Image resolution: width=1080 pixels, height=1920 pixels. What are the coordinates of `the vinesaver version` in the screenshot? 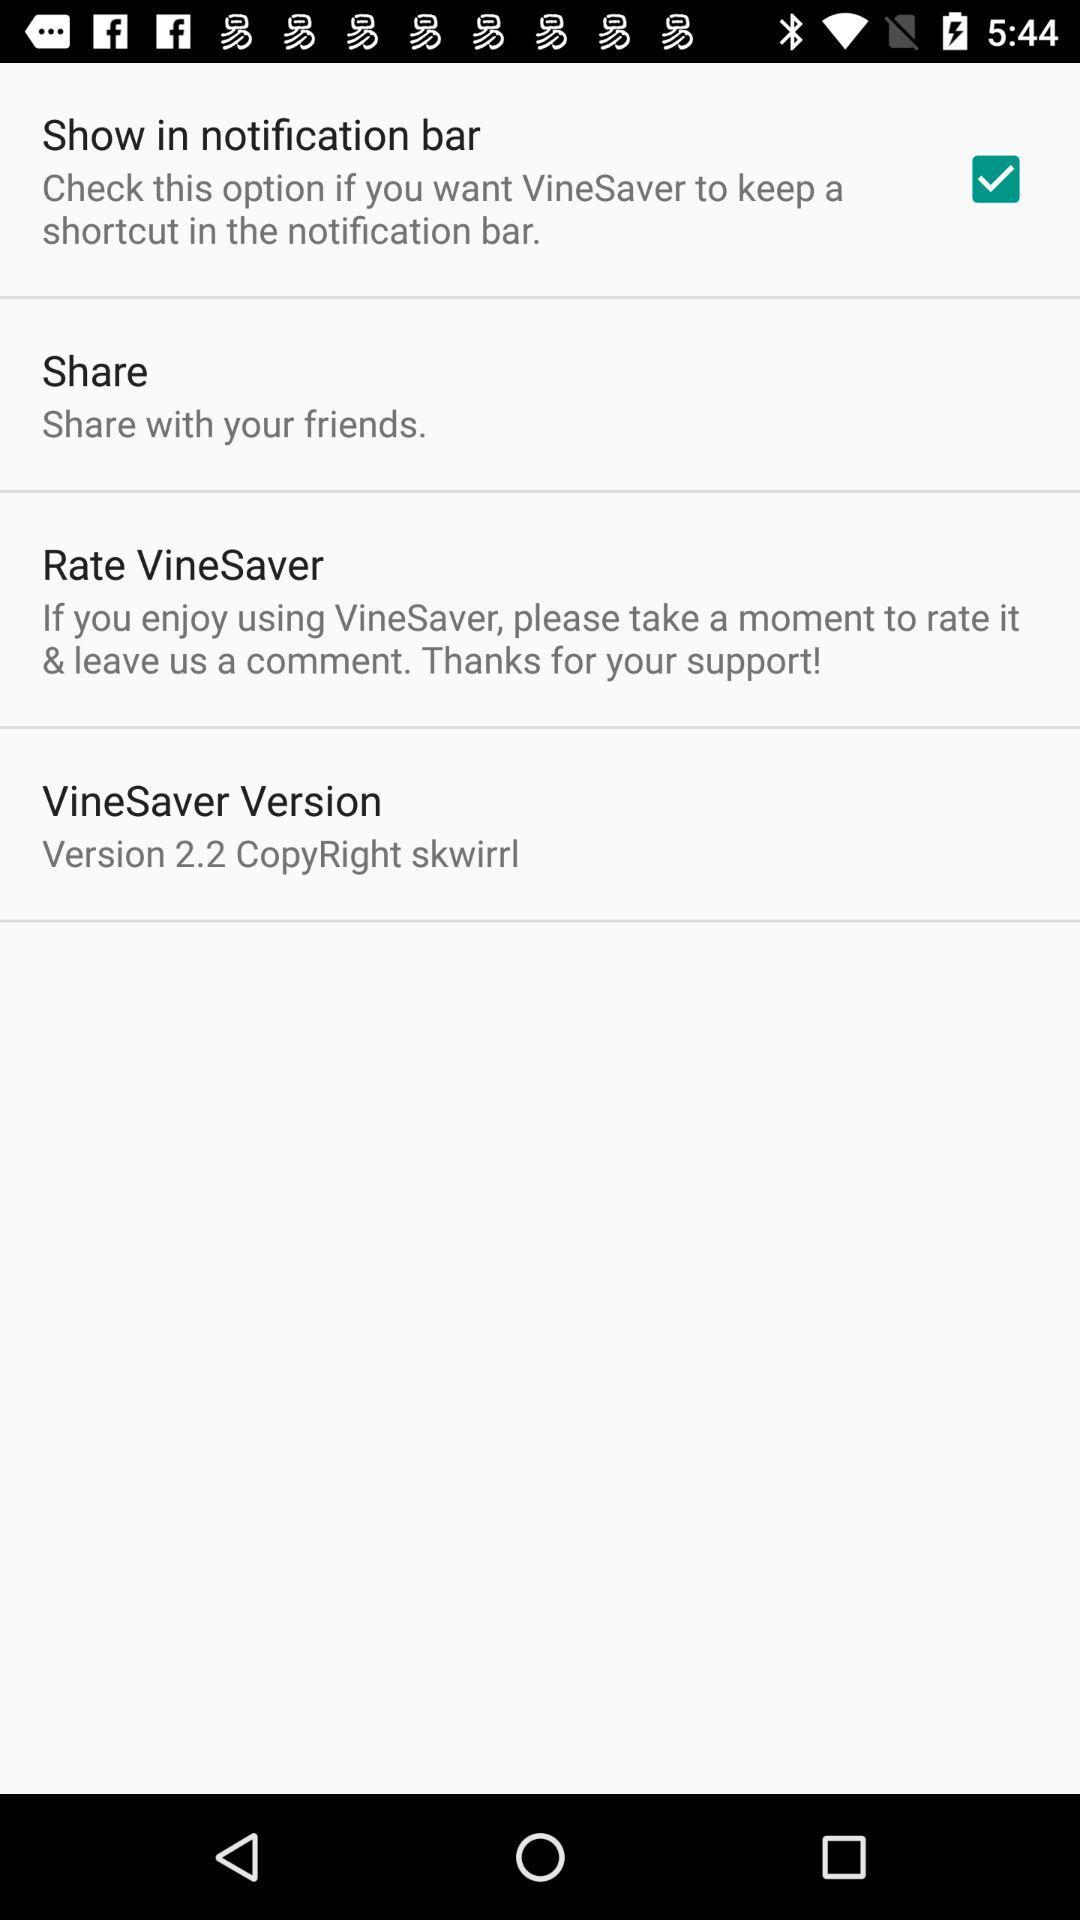 It's located at (212, 798).